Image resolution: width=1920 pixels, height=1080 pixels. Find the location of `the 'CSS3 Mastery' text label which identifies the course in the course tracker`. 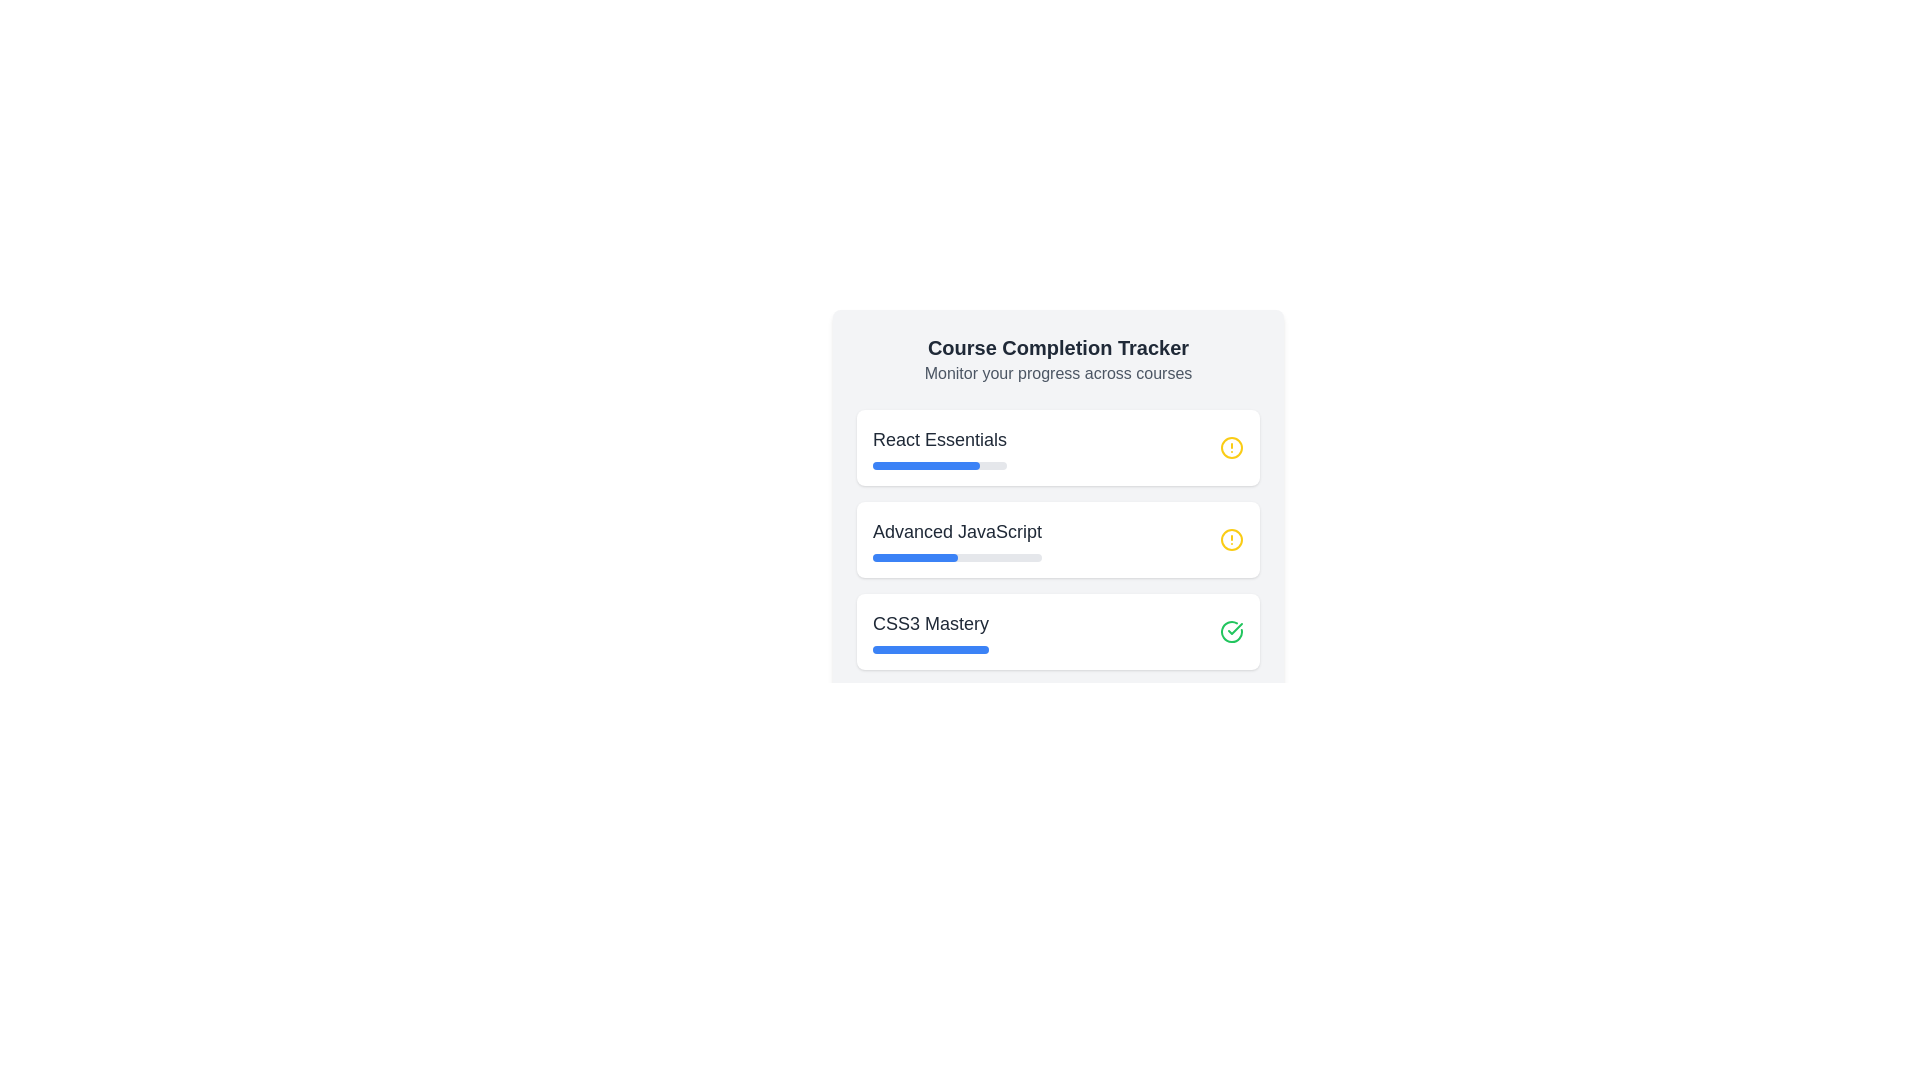

the 'CSS3 Mastery' text label which identifies the course in the course tracker is located at coordinates (930, 632).